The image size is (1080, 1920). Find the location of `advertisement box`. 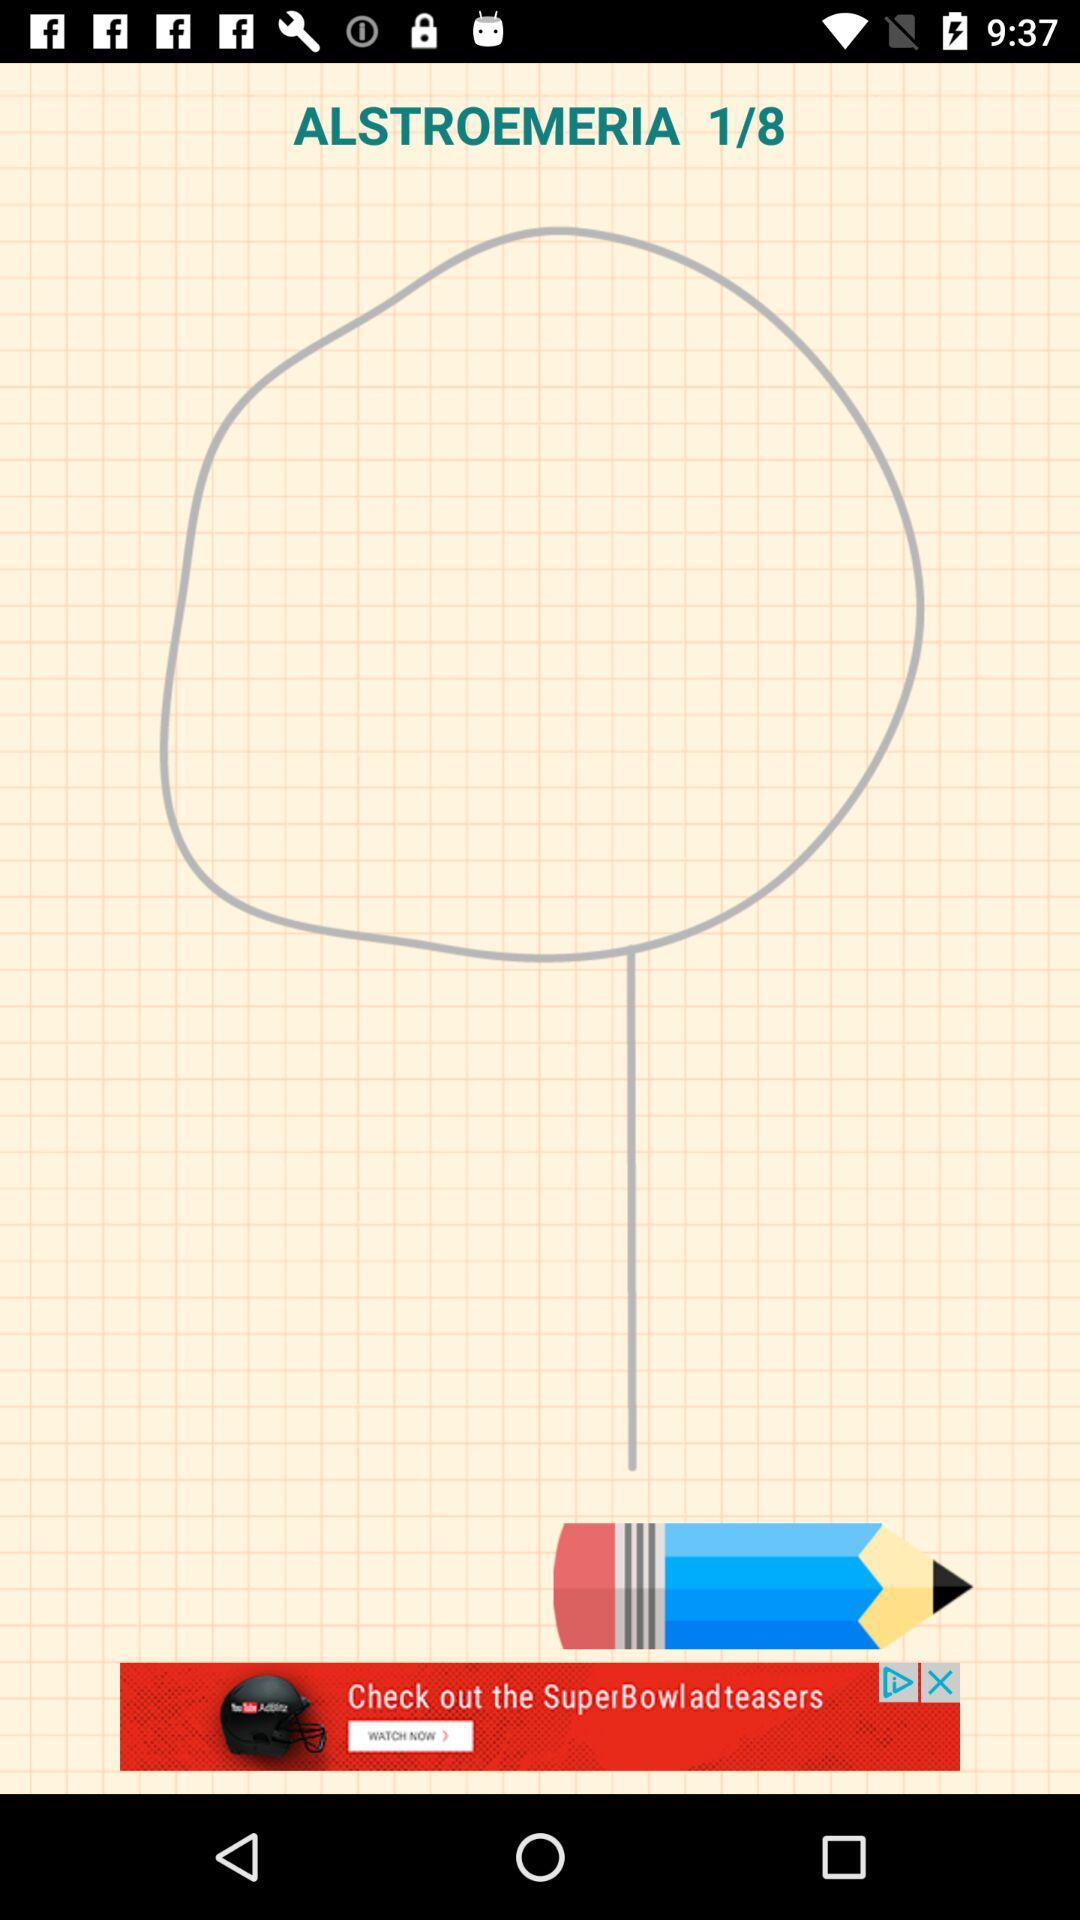

advertisement box is located at coordinates (540, 1727).